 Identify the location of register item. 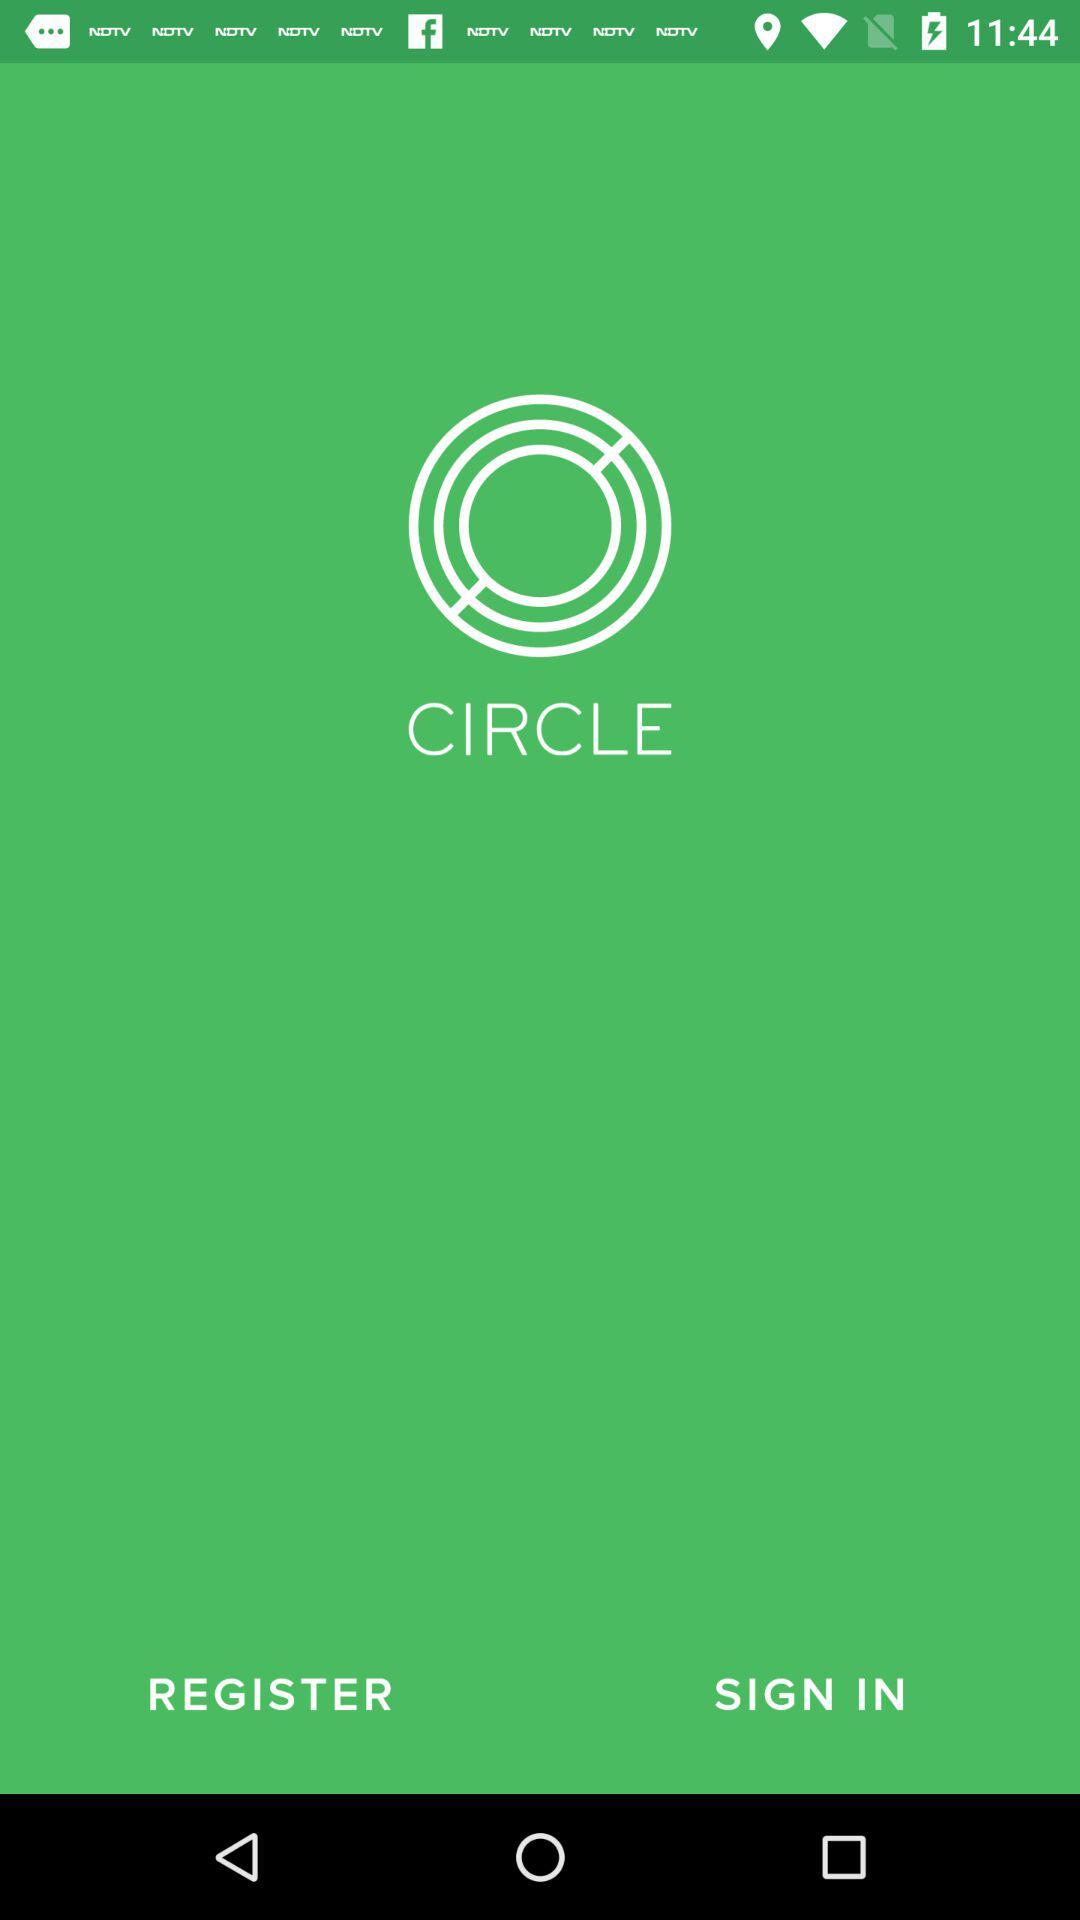
(270, 1694).